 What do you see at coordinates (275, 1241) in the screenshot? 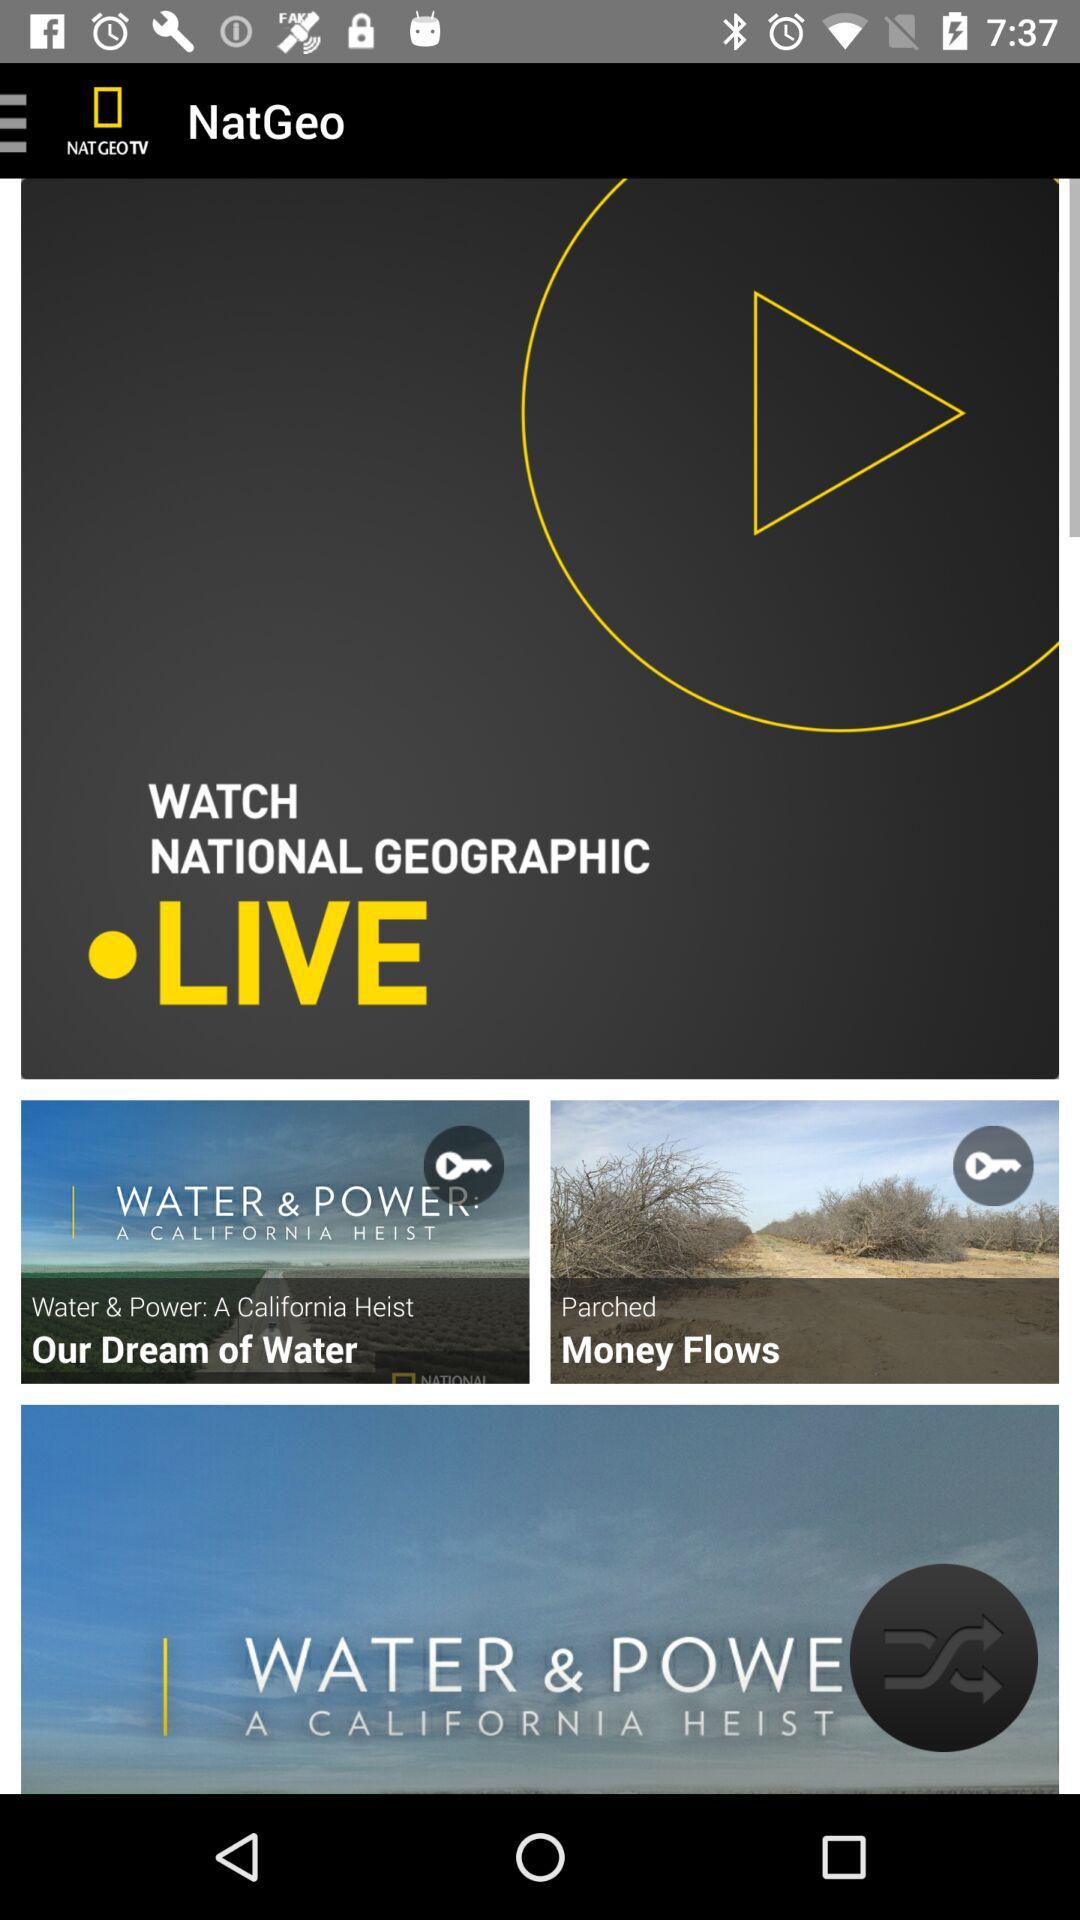
I see `open the page` at bounding box center [275, 1241].